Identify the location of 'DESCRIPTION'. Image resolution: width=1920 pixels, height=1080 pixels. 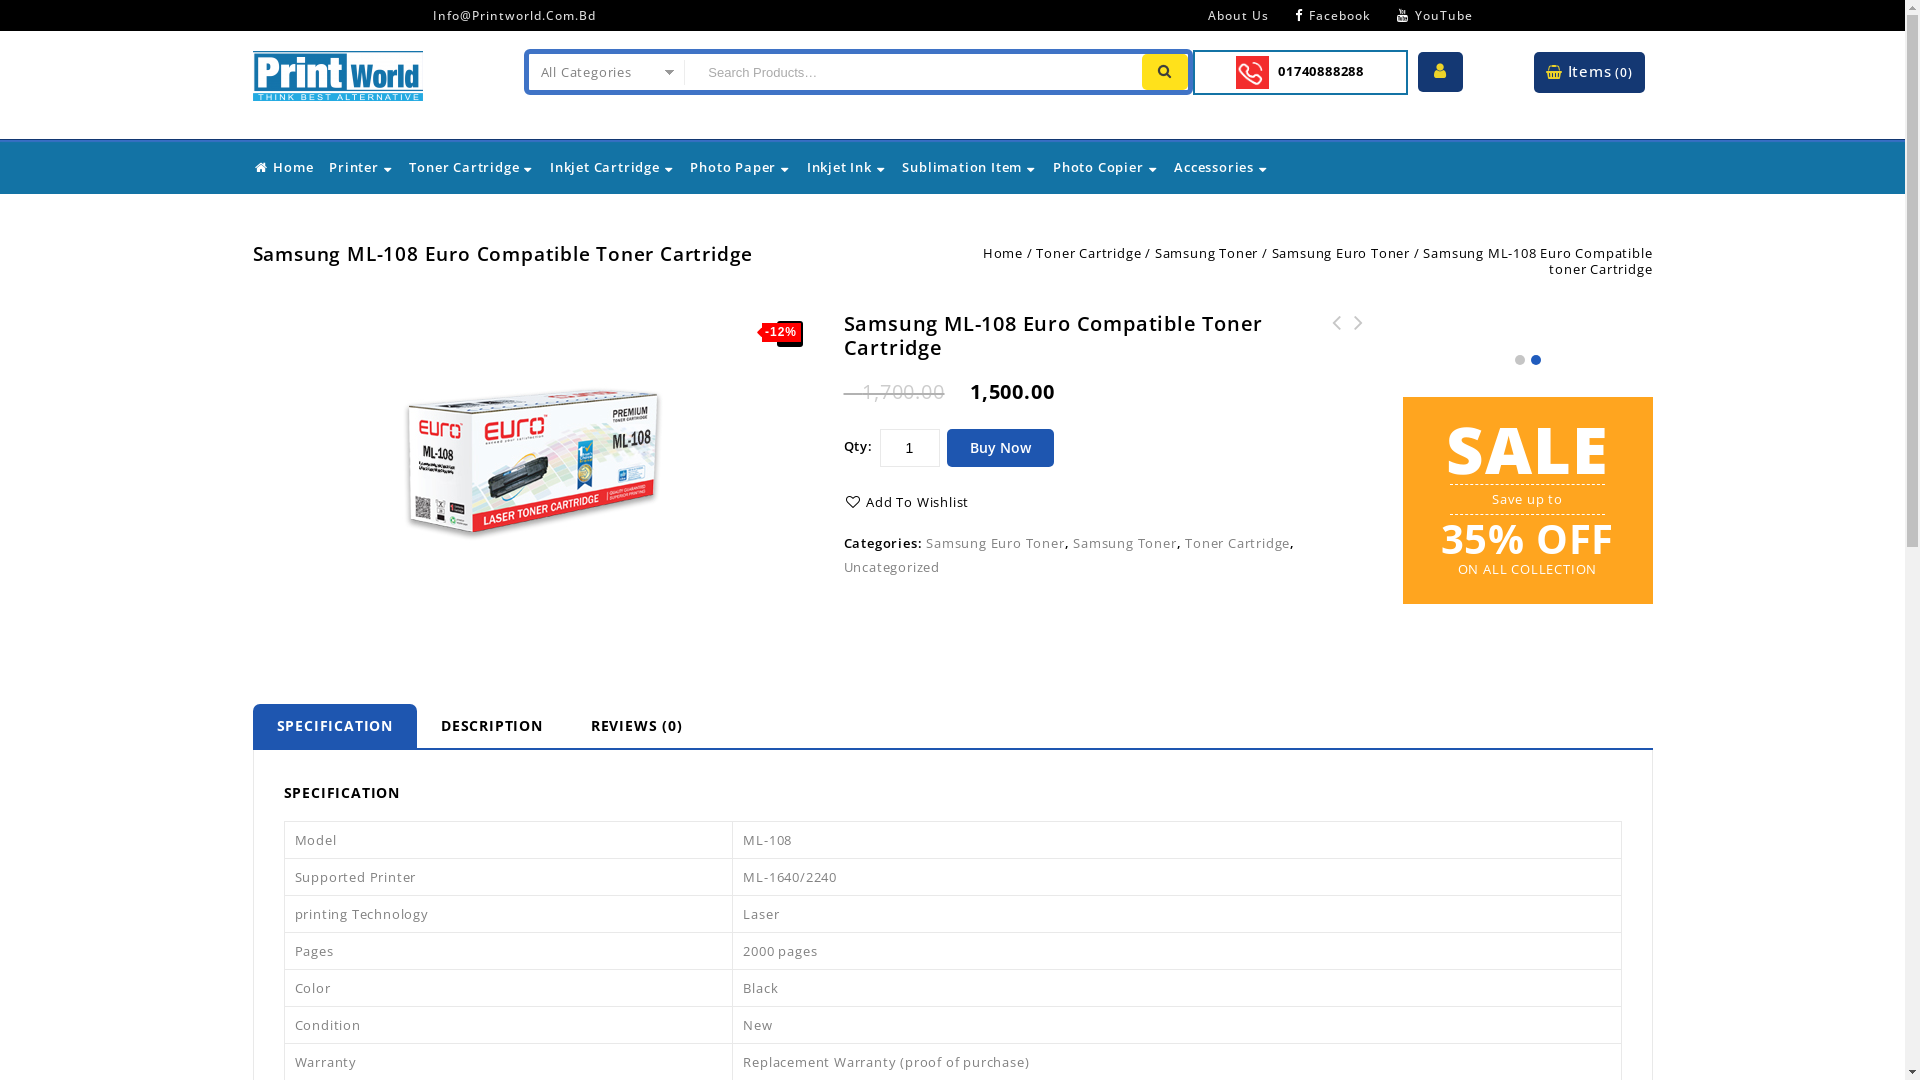
(416, 725).